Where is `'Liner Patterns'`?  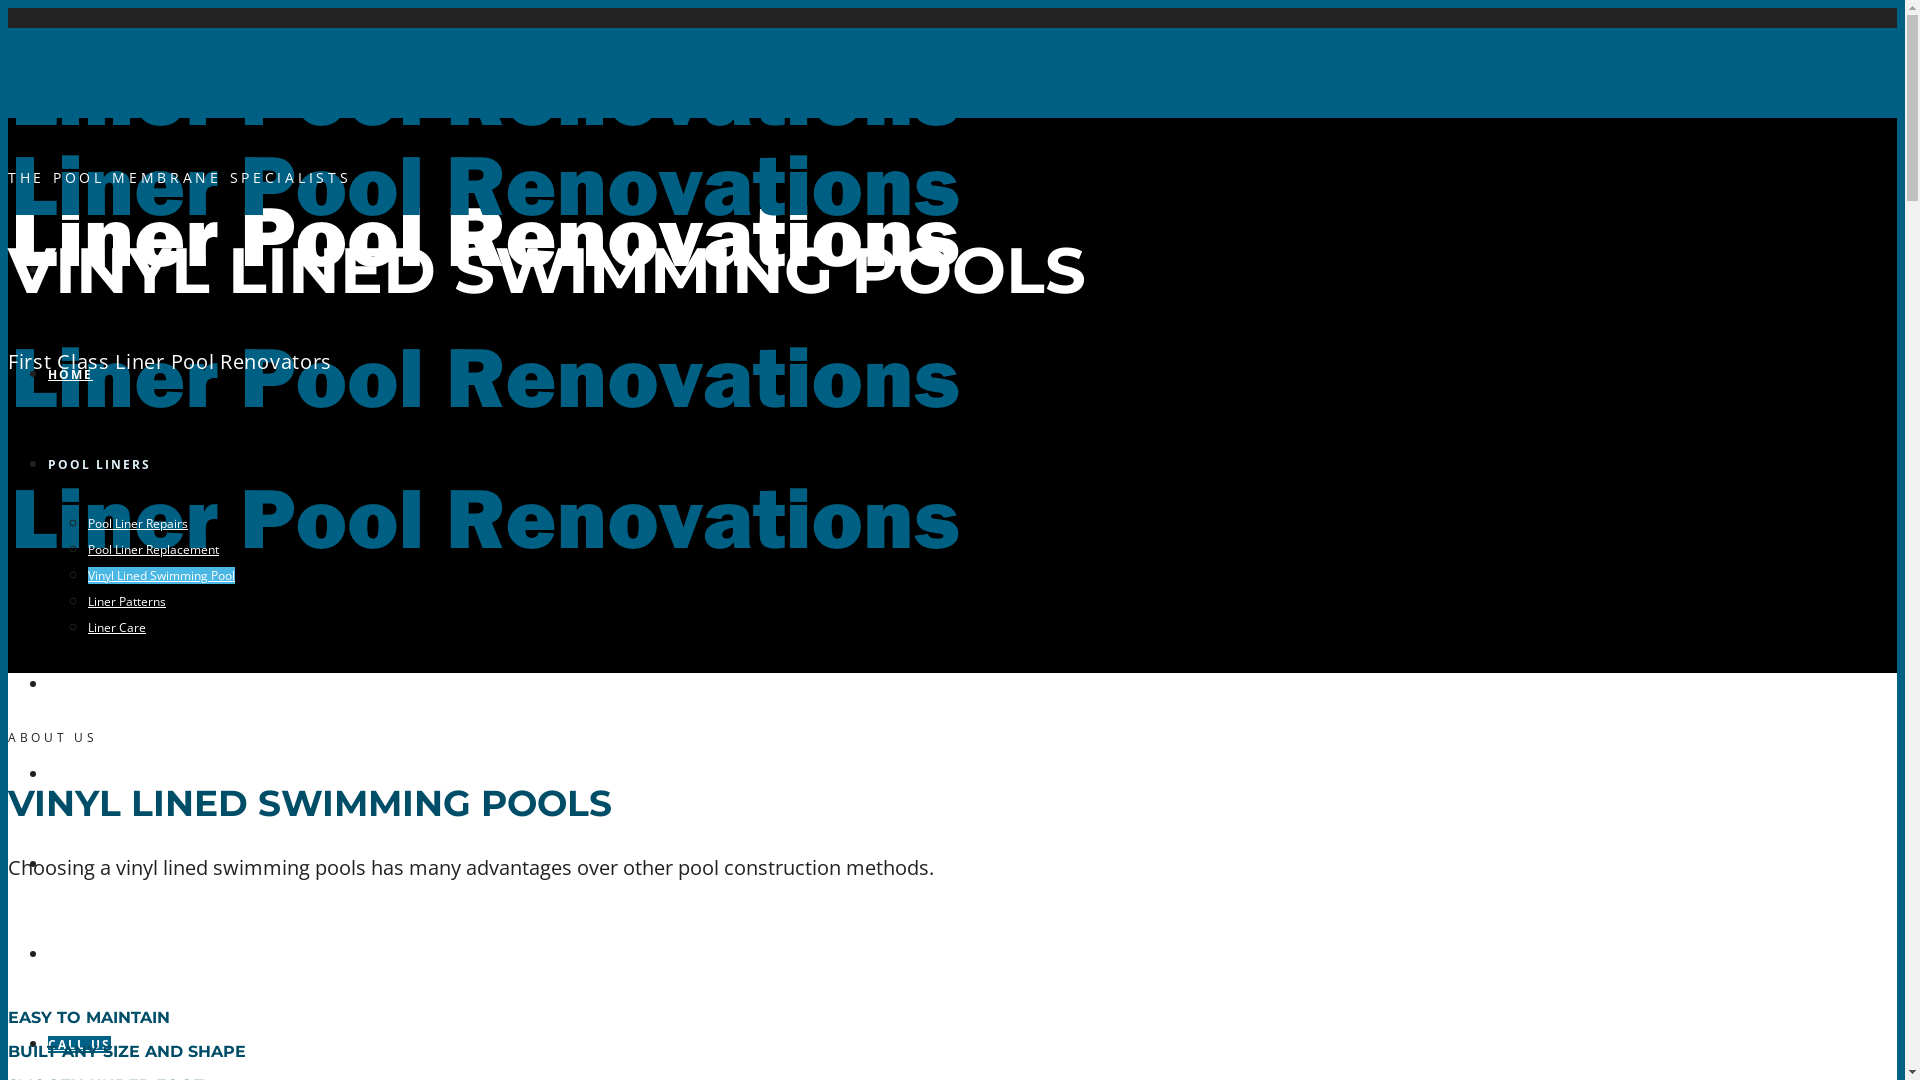 'Liner Patterns' is located at coordinates (125, 600).